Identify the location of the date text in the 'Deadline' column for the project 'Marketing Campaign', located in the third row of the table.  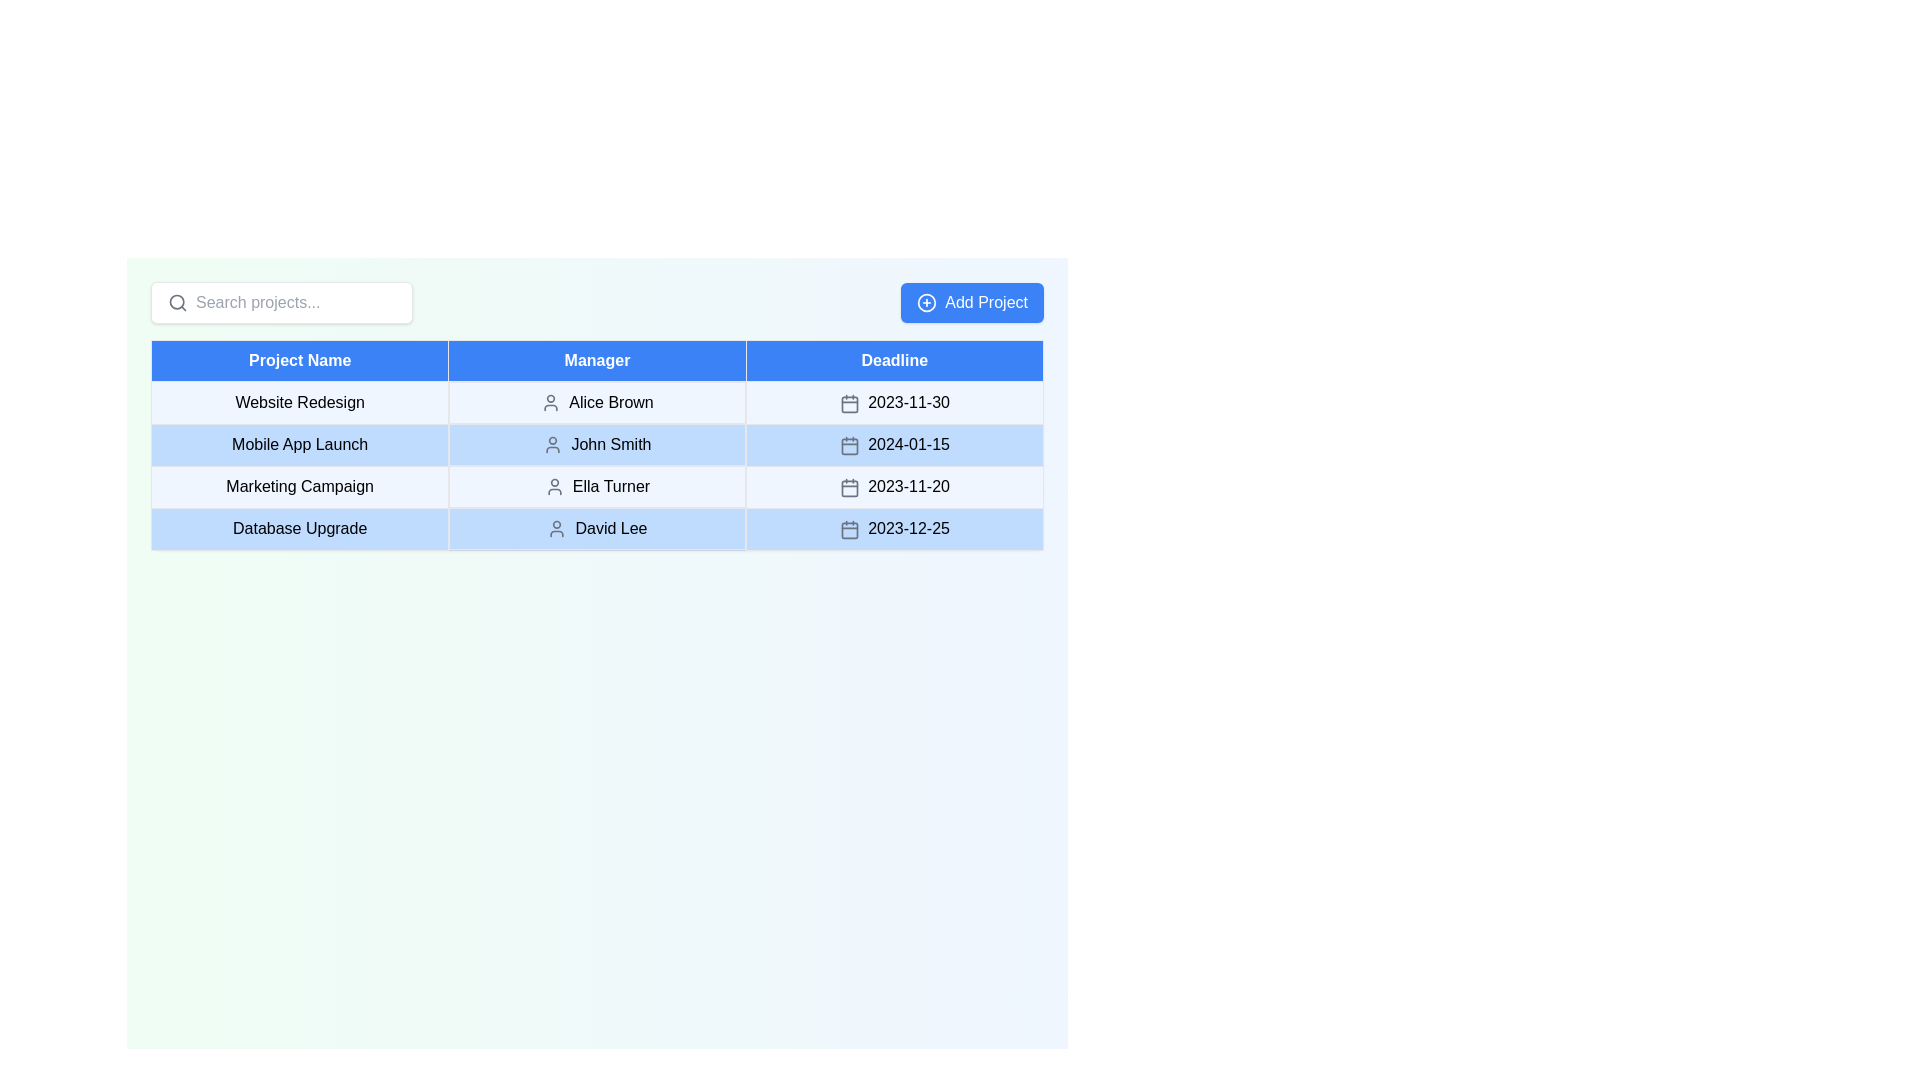
(893, 486).